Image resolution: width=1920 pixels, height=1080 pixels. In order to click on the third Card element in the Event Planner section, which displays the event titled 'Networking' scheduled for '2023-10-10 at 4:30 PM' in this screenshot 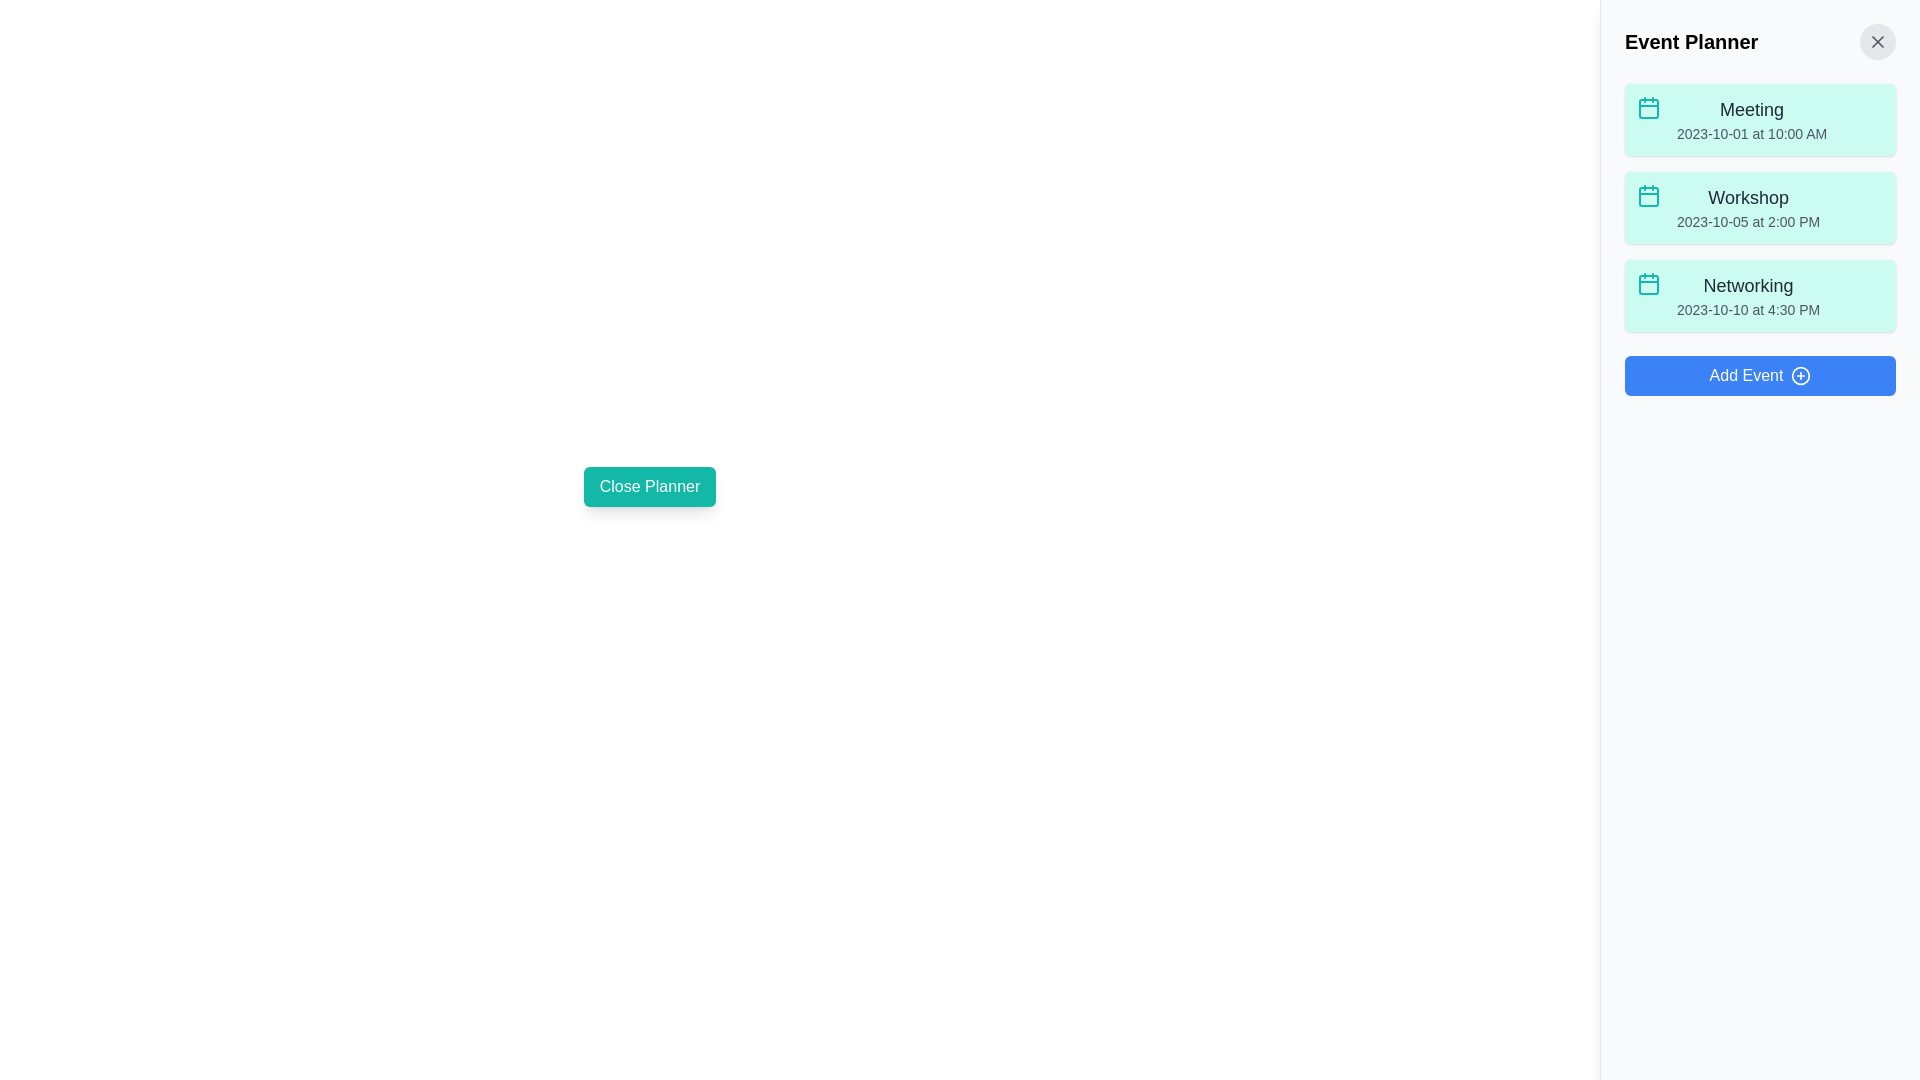, I will do `click(1760, 296)`.